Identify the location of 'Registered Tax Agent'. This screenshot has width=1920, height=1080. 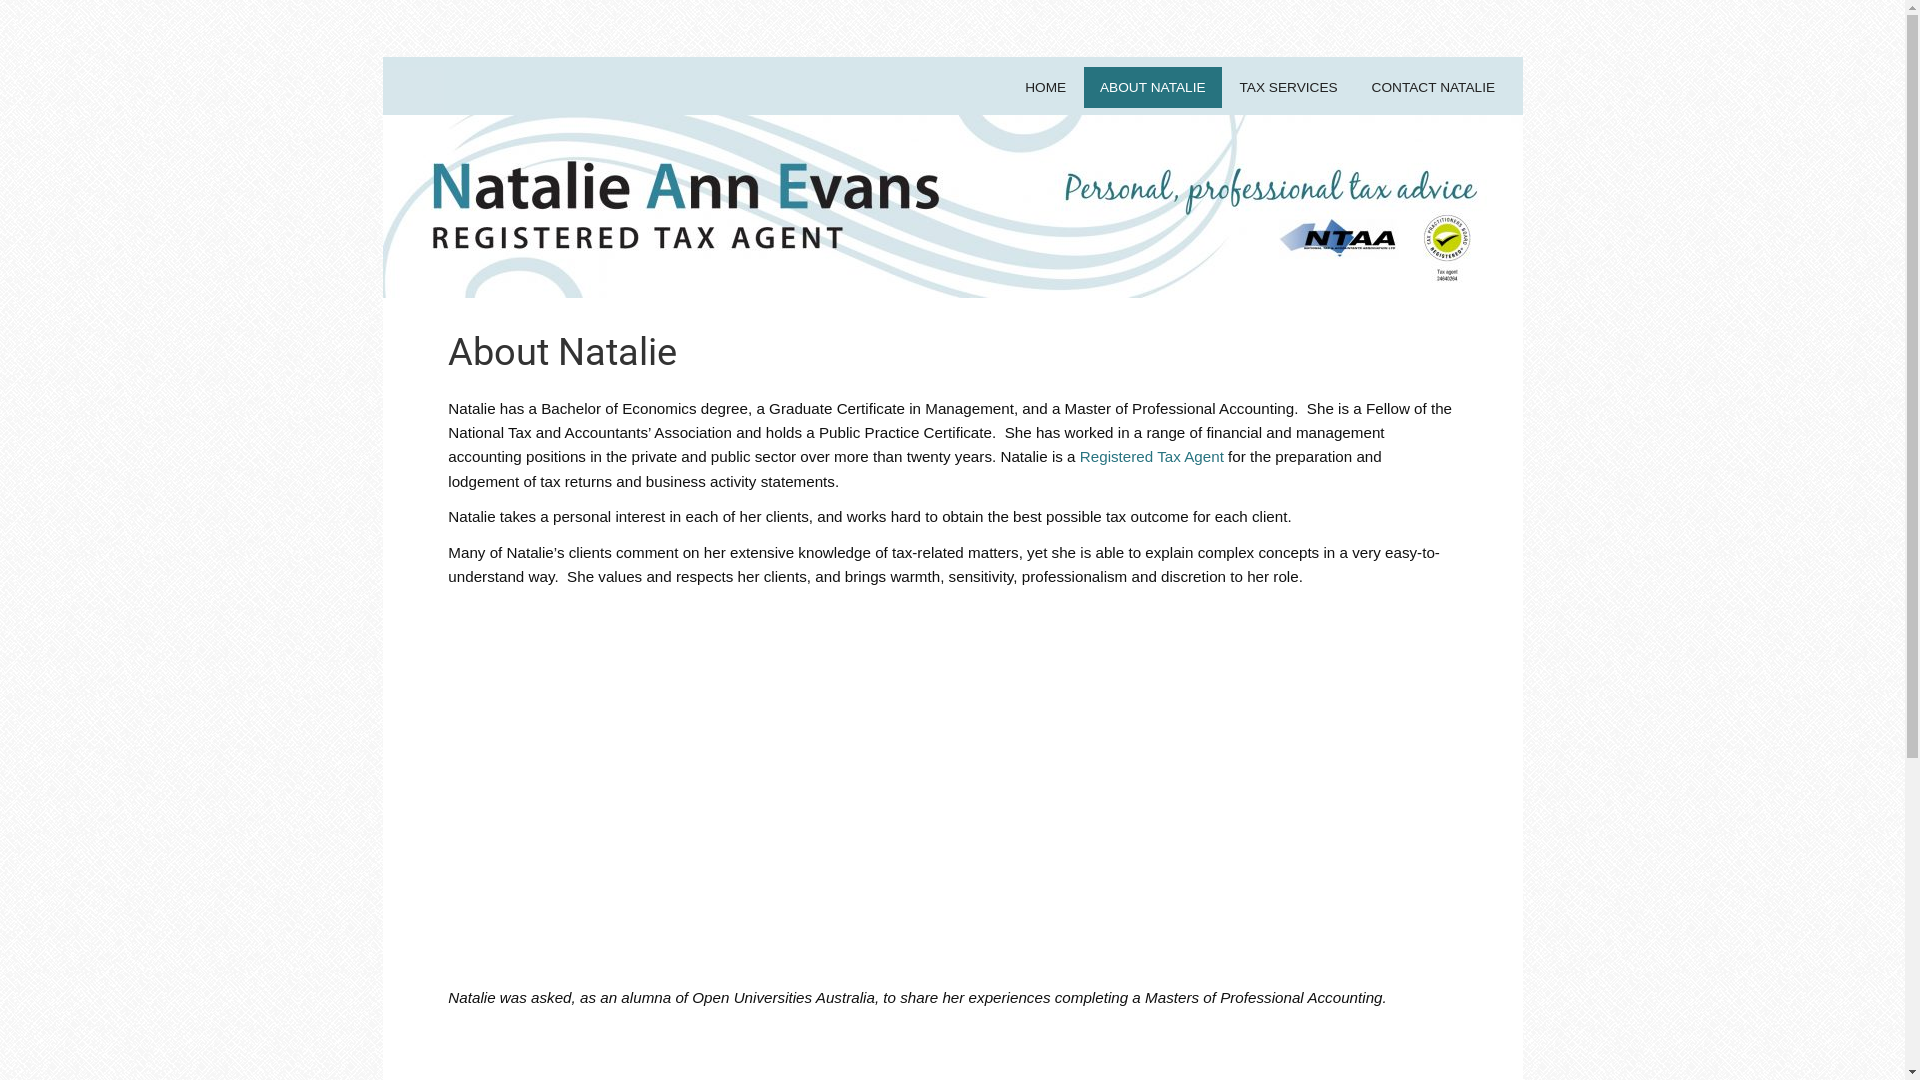
(1152, 456).